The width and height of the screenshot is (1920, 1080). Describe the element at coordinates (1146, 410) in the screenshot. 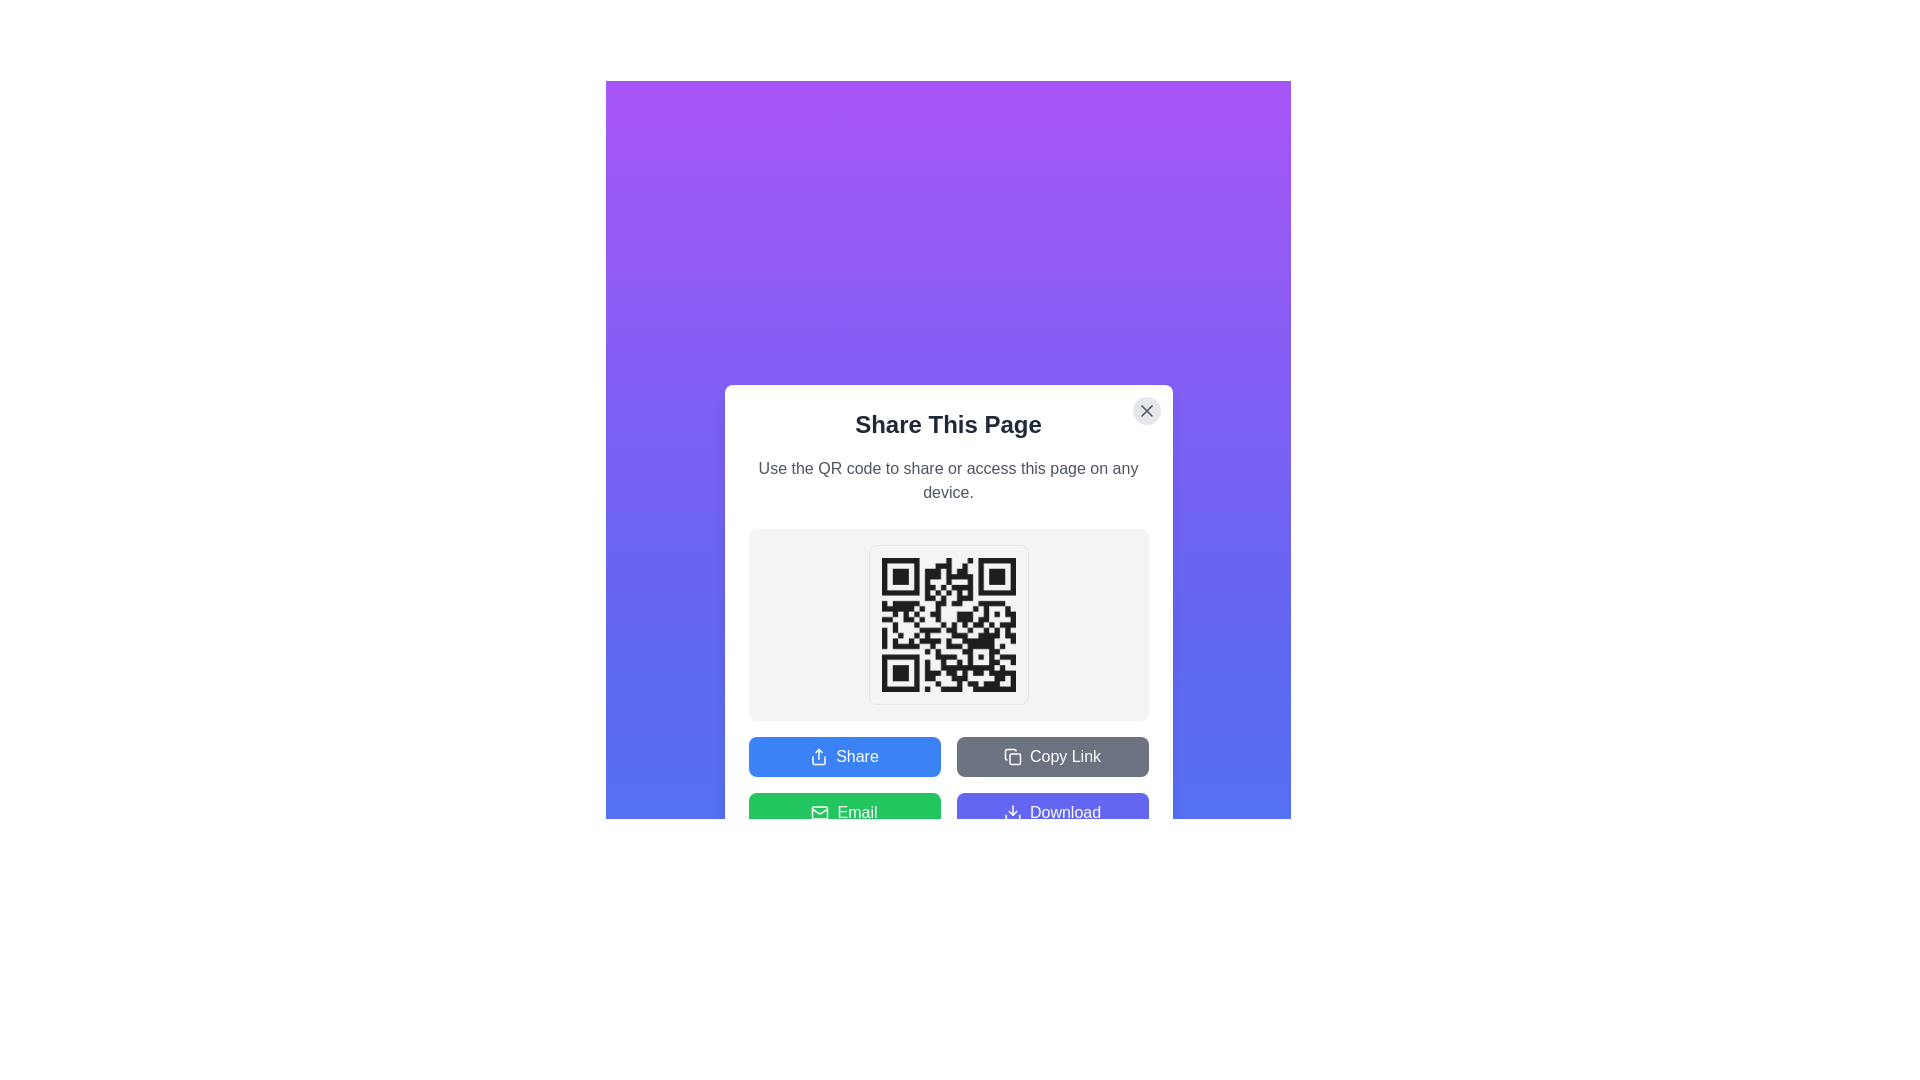

I see `the close button located at the top-right corner of the 'Share This Page' modal` at that location.